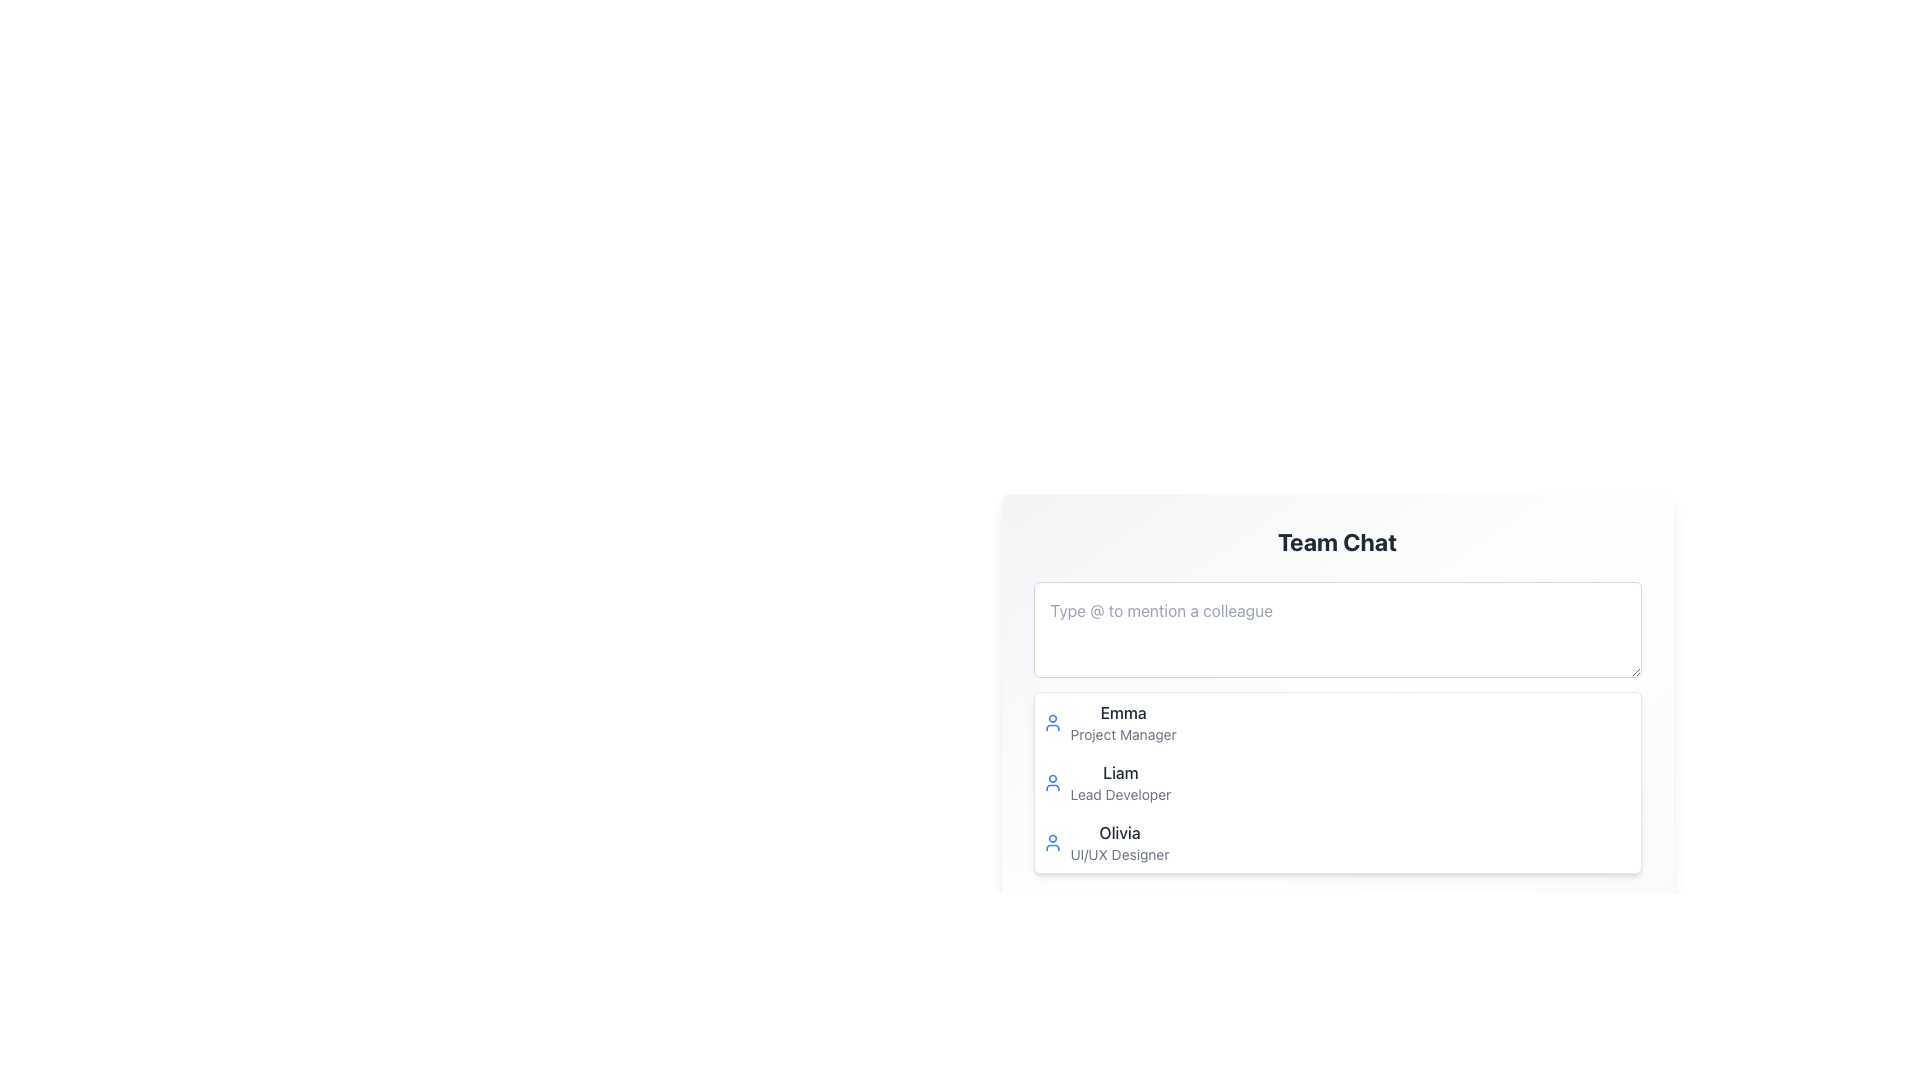 This screenshot has width=1920, height=1080. Describe the element at coordinates (1337, 843) in the screenshot. I see `the third user listing in the team chat application` at that location.